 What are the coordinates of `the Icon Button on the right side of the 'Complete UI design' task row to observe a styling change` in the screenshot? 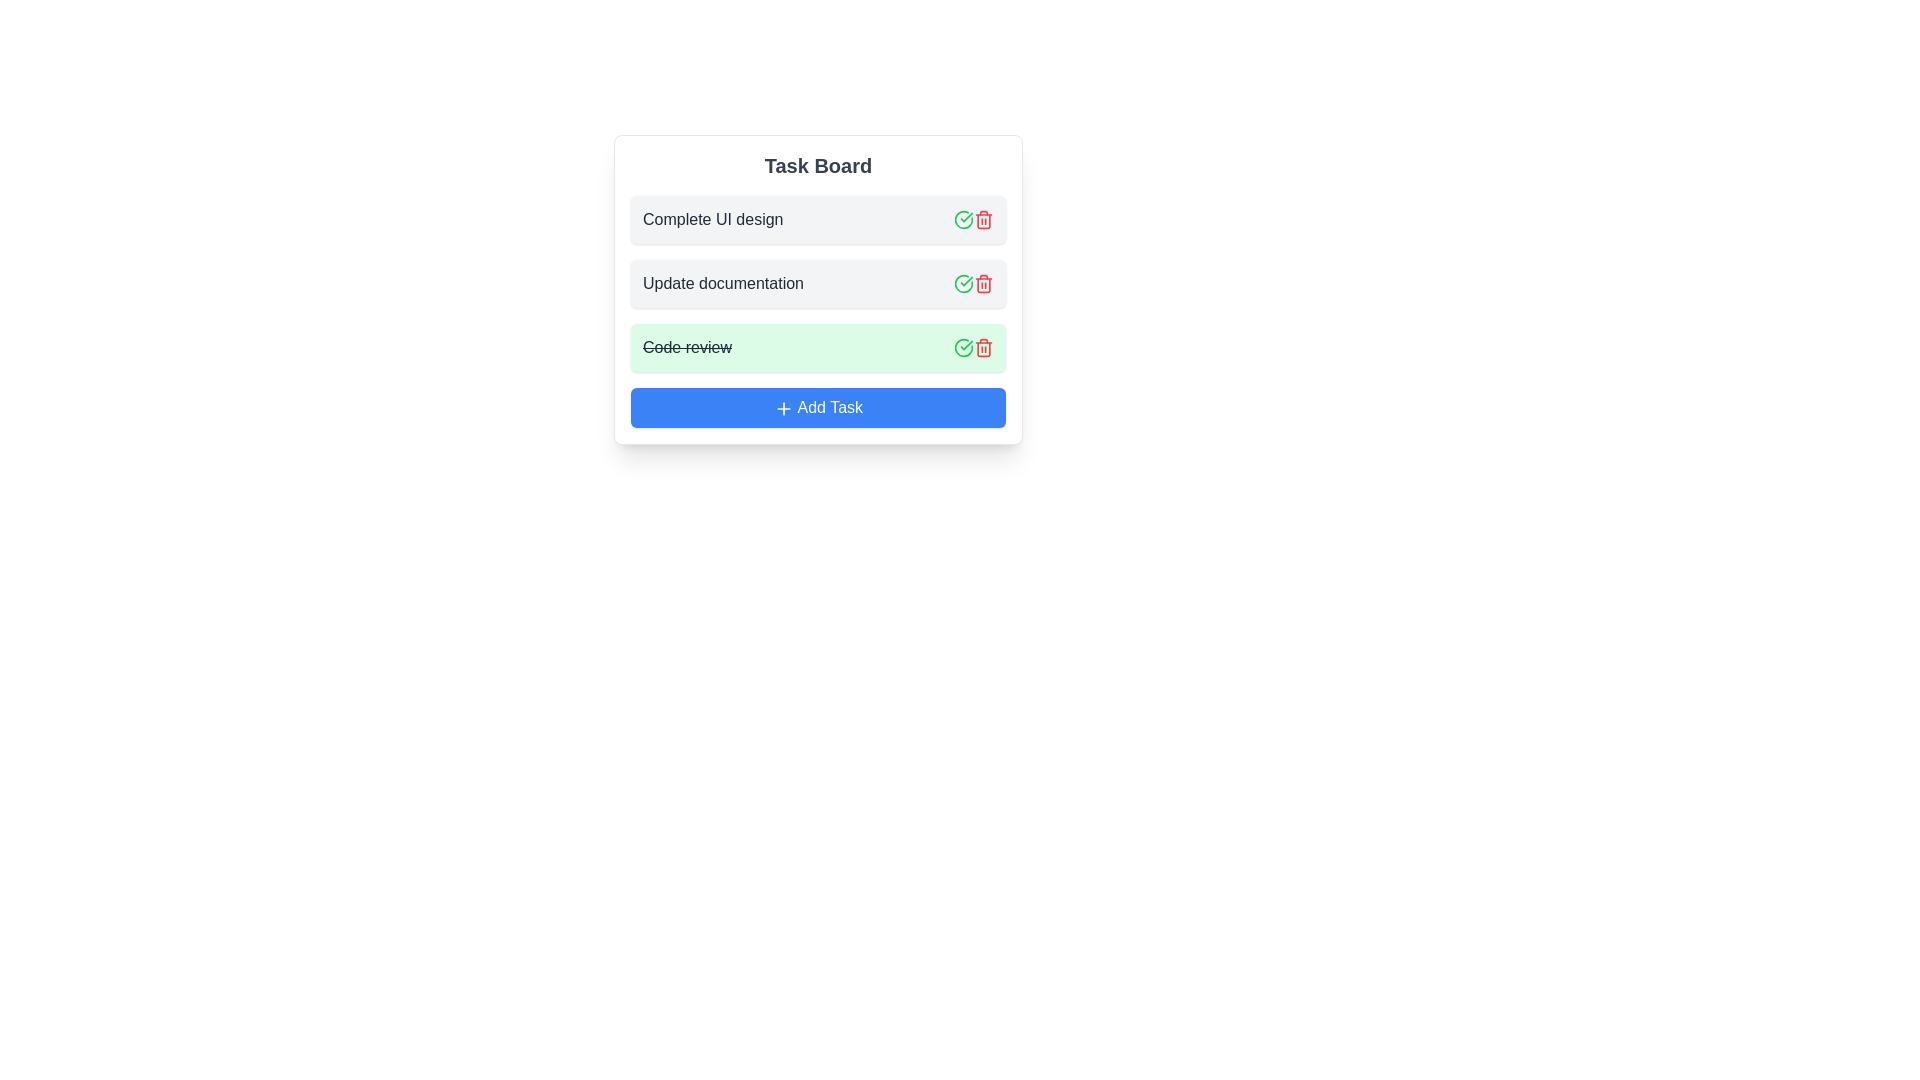 It's located at (964, 219).